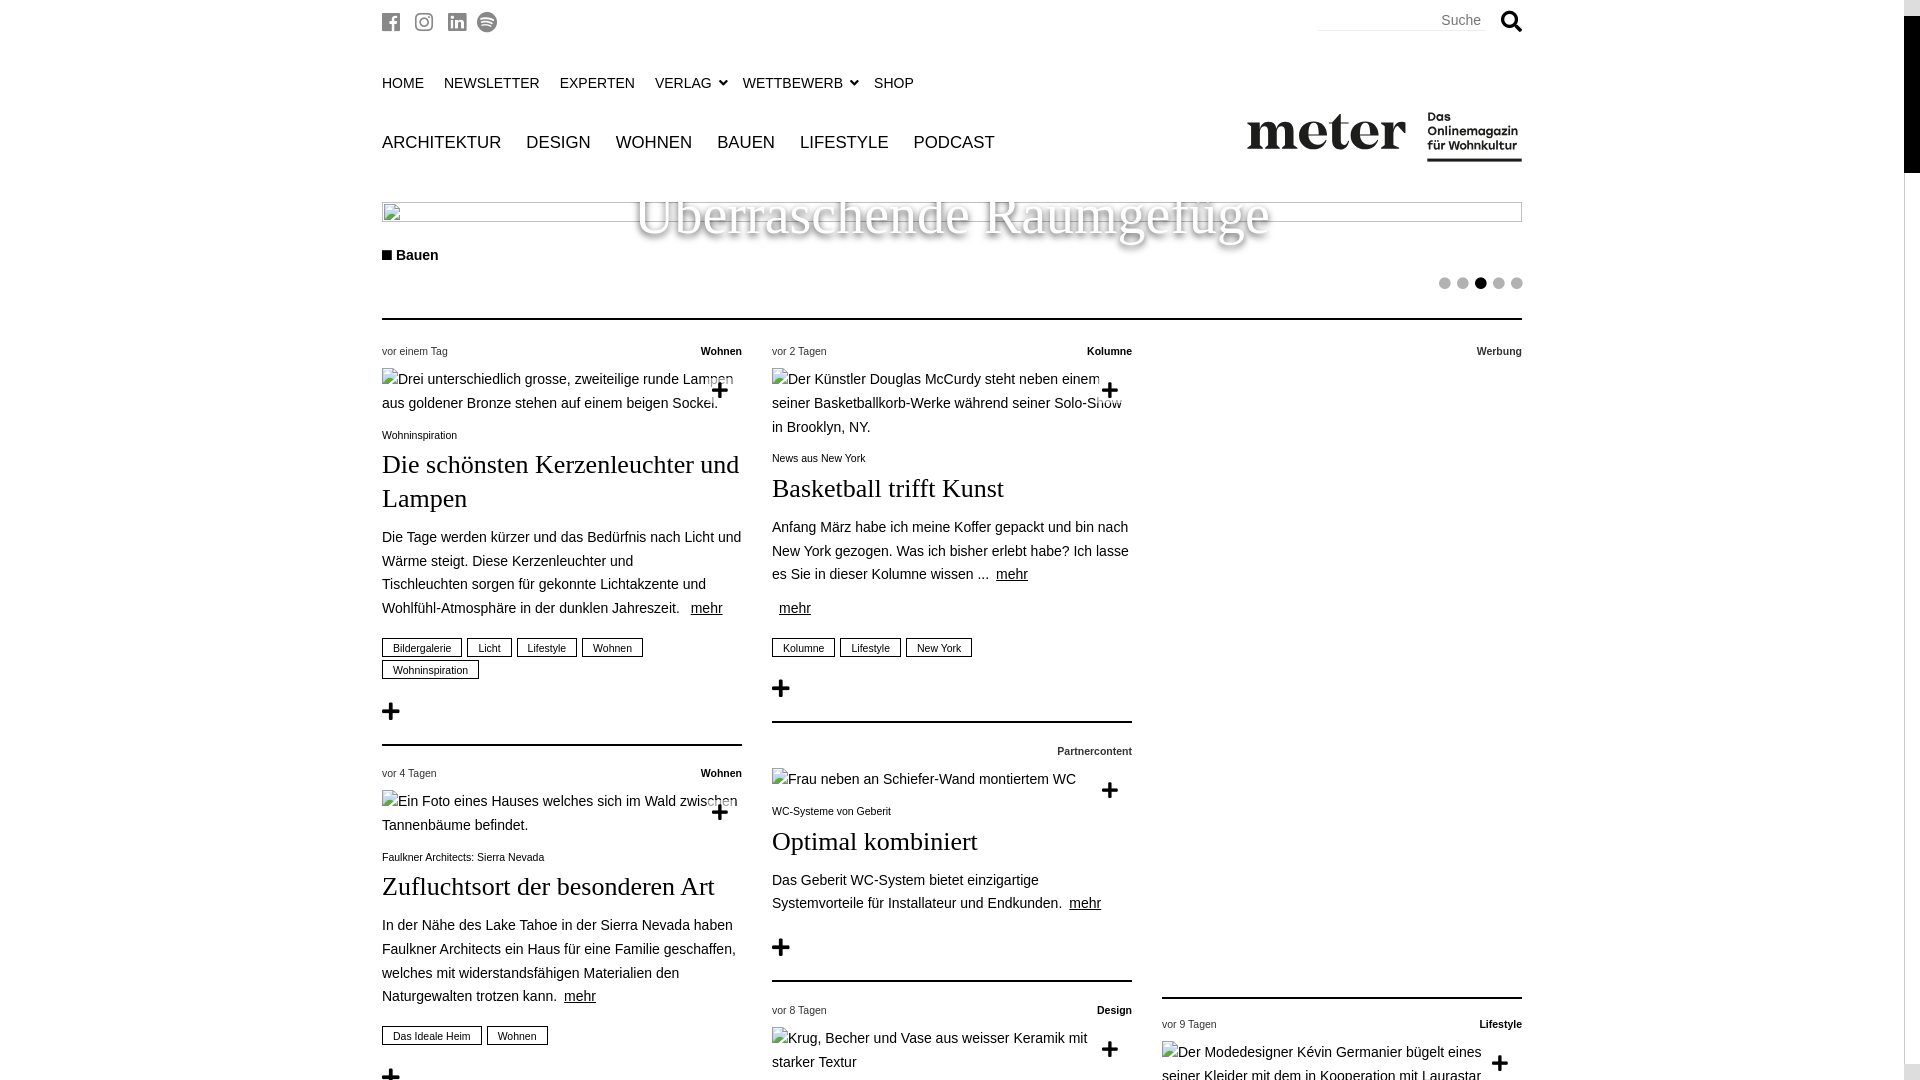 The width and height of the screenshot is (1920, 1080). Describe the element at coordinates (599, 82) in the screenshot. I see `'EXPERTEN'` at that location.